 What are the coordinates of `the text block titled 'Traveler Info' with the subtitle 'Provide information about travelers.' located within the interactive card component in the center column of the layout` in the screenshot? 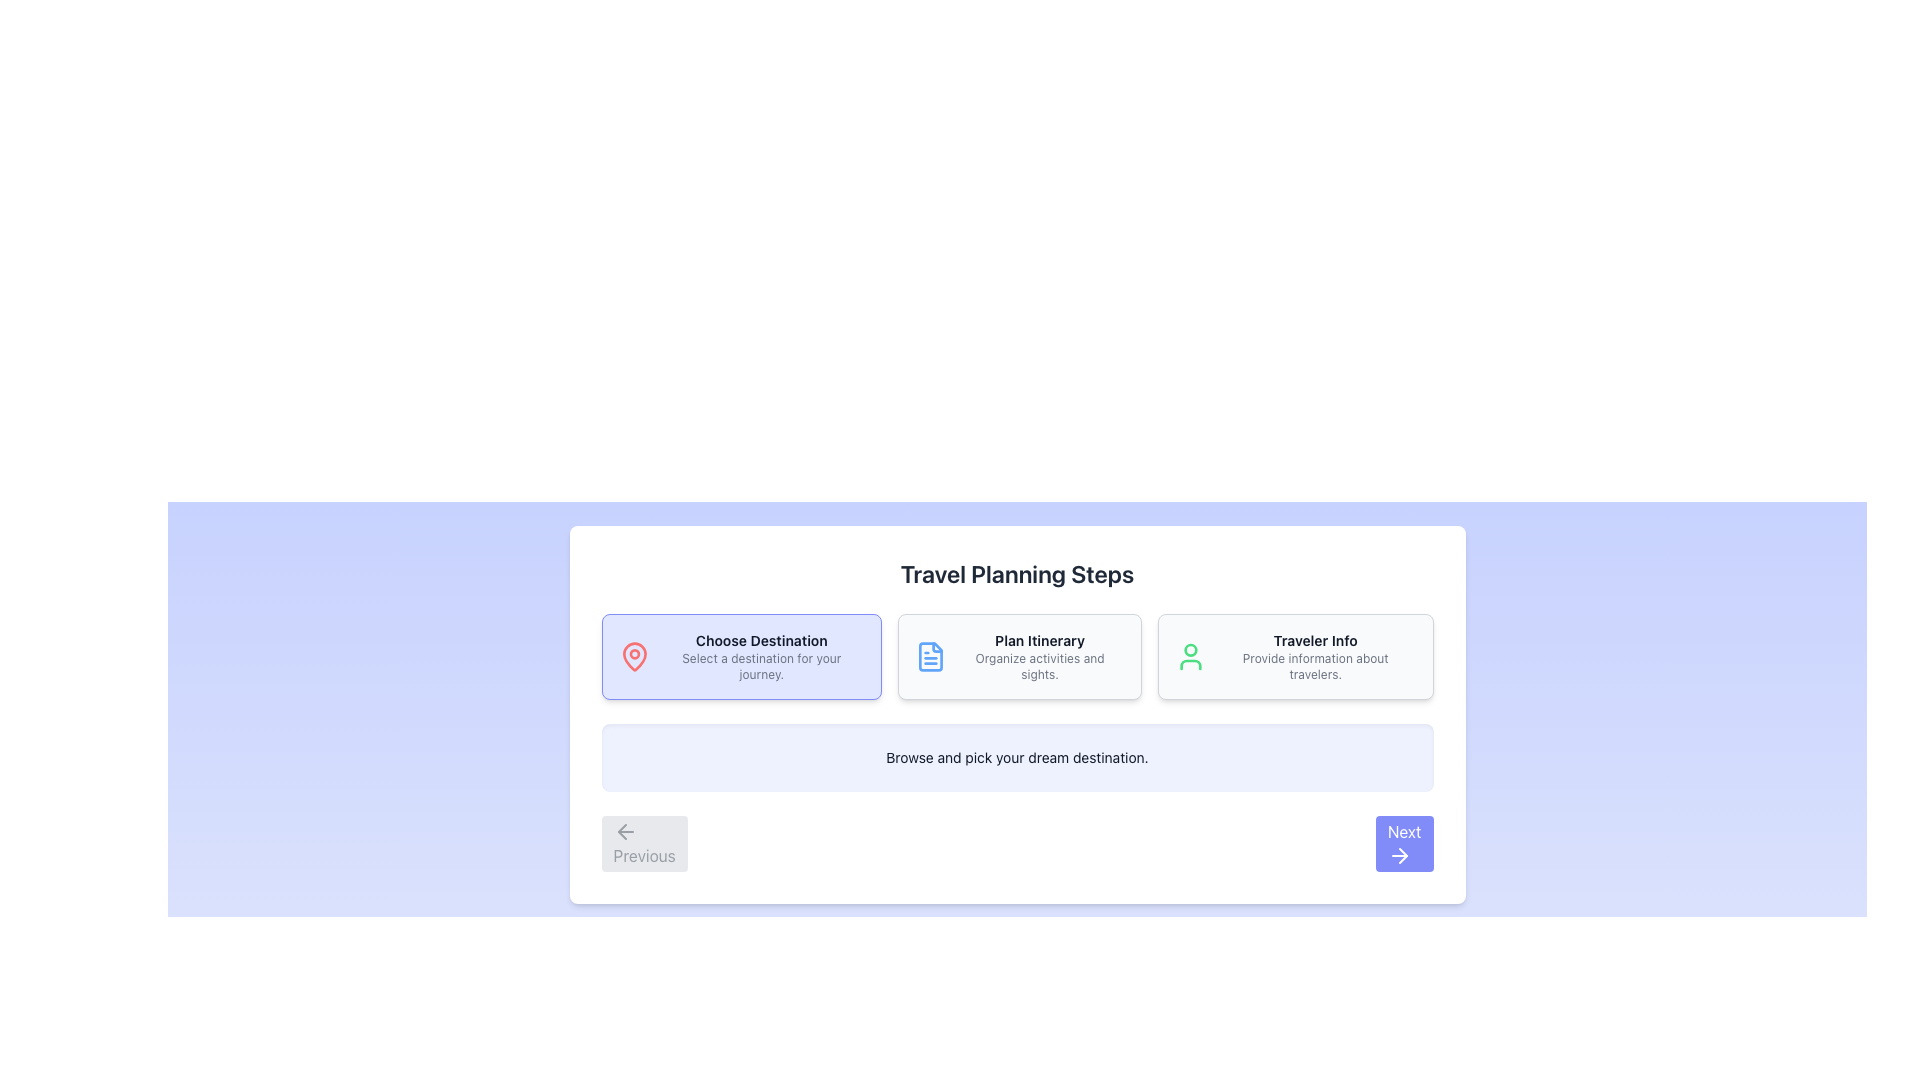 It's located at (1315, 656).